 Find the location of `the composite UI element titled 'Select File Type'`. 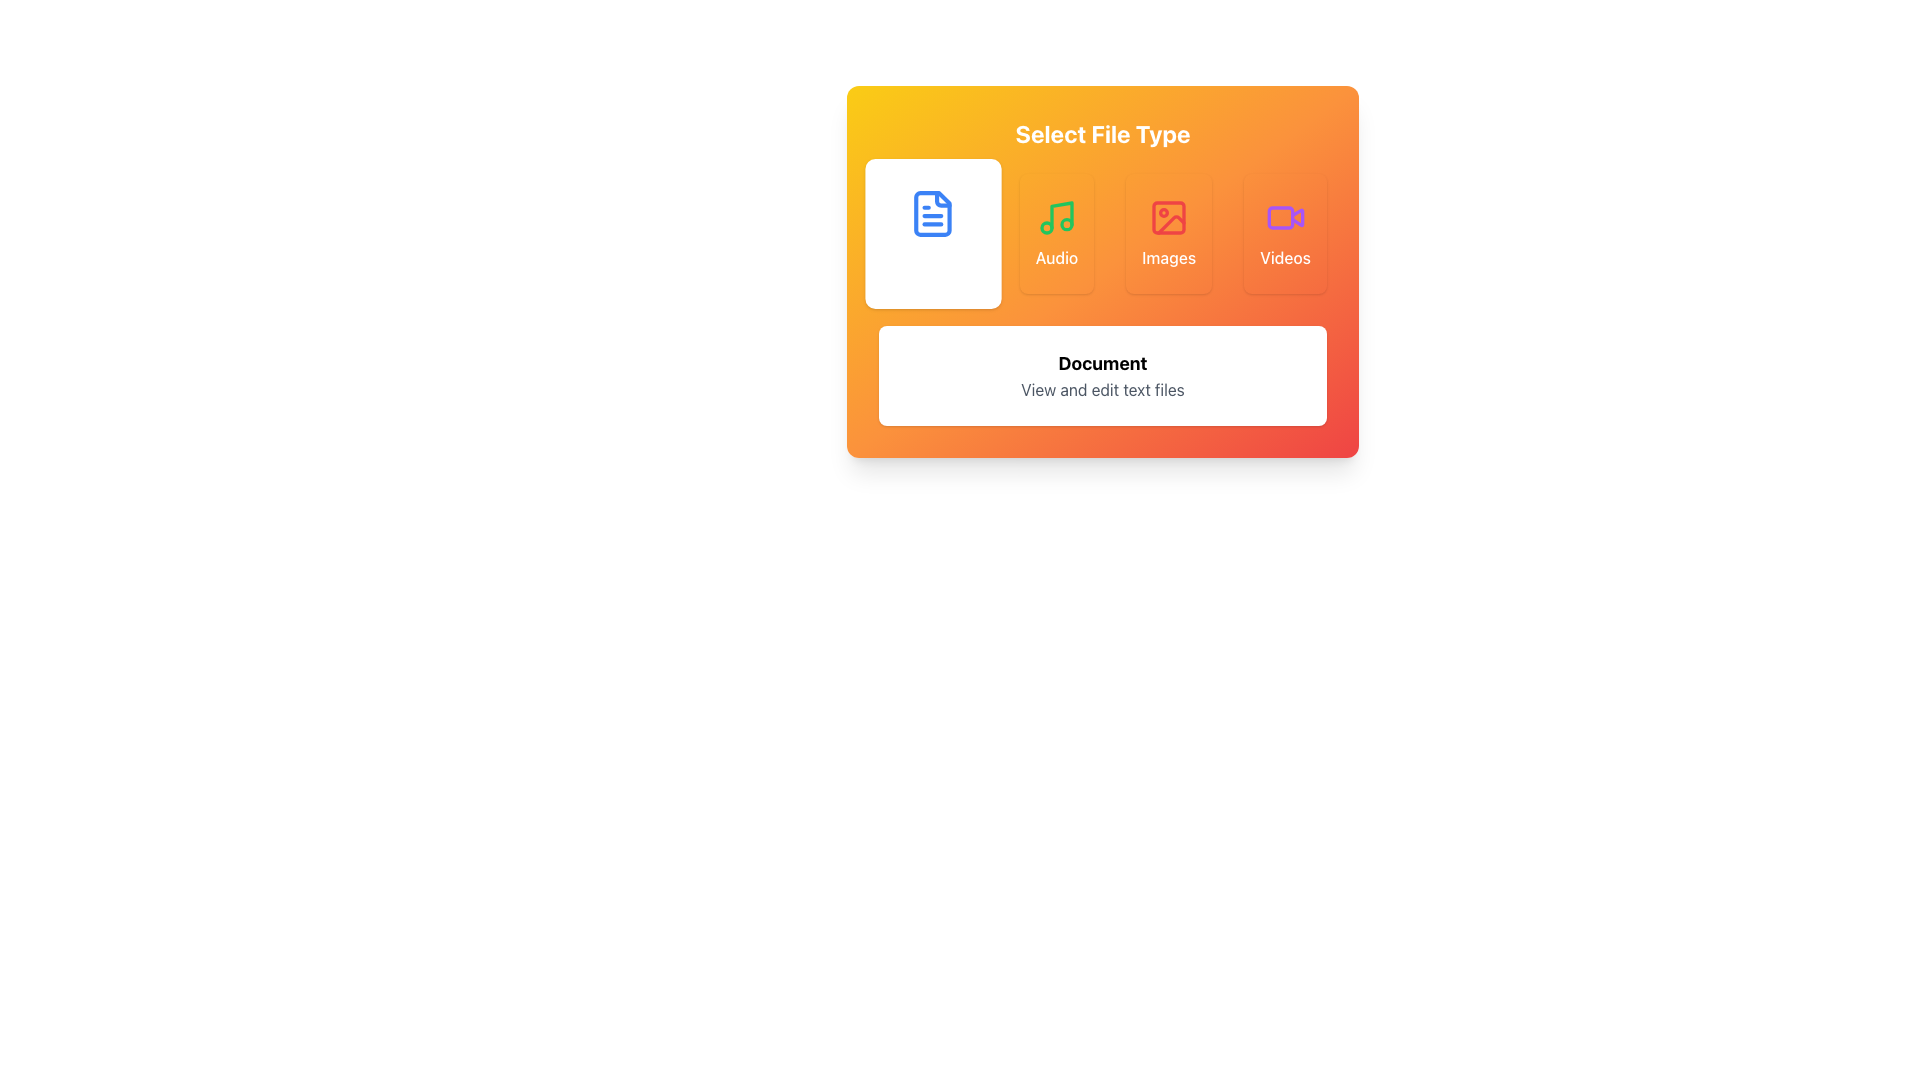

the composite UI element titled 'Select File Type' is located at coordinates (1102, 272).